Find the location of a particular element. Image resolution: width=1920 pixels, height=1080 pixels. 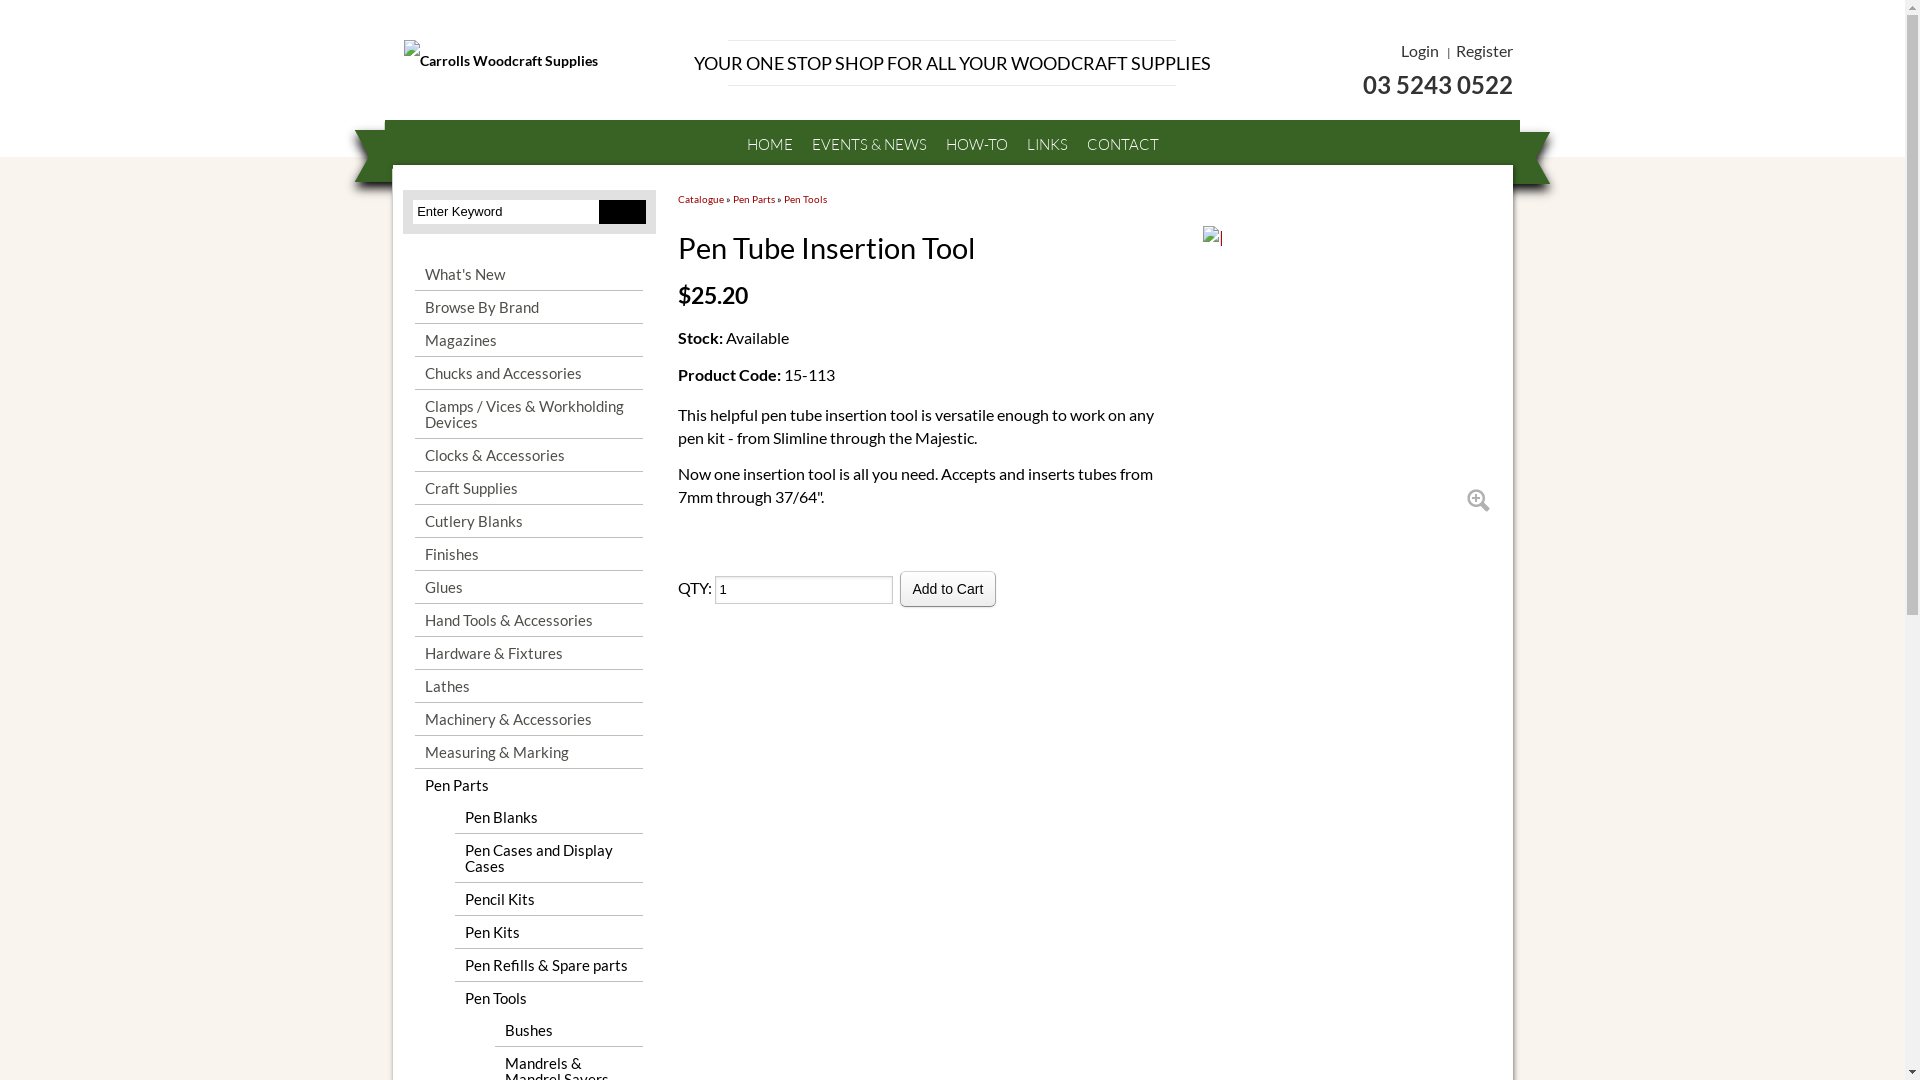

'Hand Tools & Accessories' is located at coordinates (528, 619).